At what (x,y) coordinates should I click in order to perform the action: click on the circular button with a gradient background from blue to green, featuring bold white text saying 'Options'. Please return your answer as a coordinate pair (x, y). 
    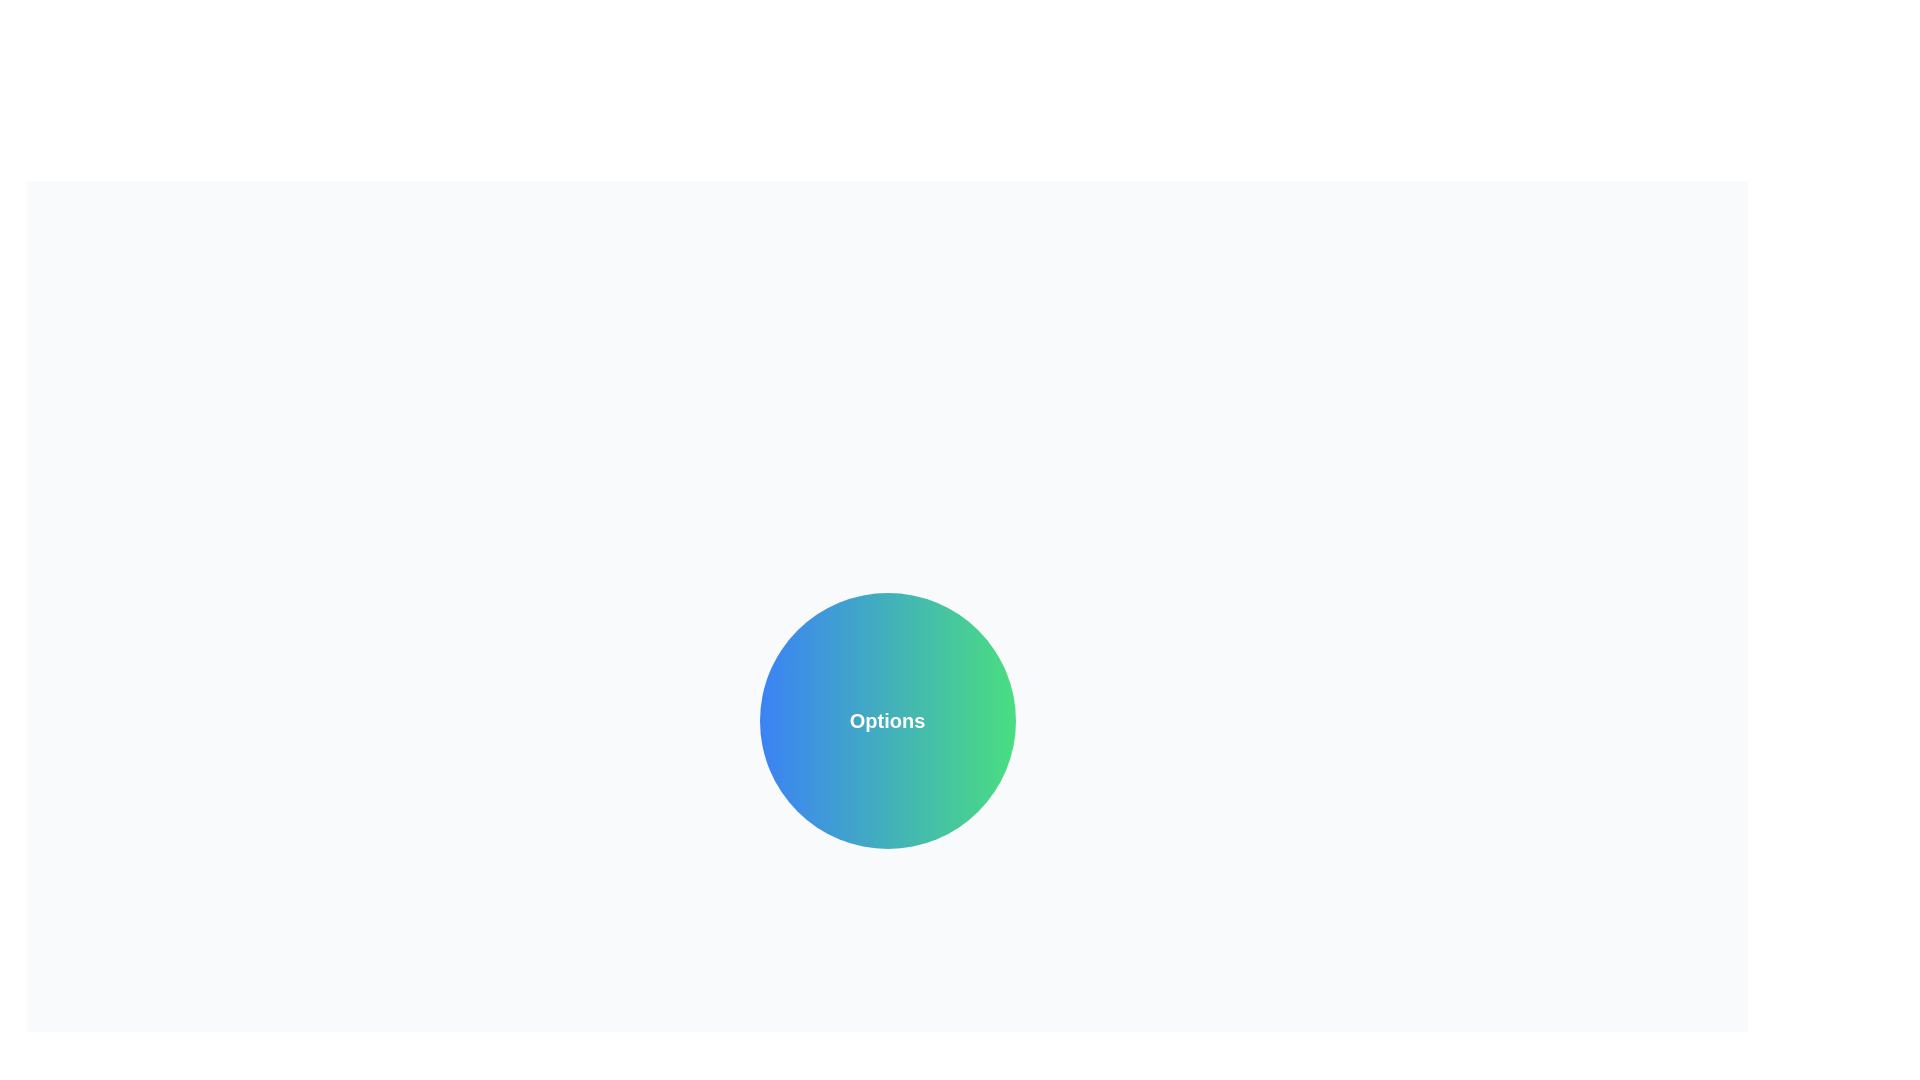
    Looking at the image, I should click on (886, 721).